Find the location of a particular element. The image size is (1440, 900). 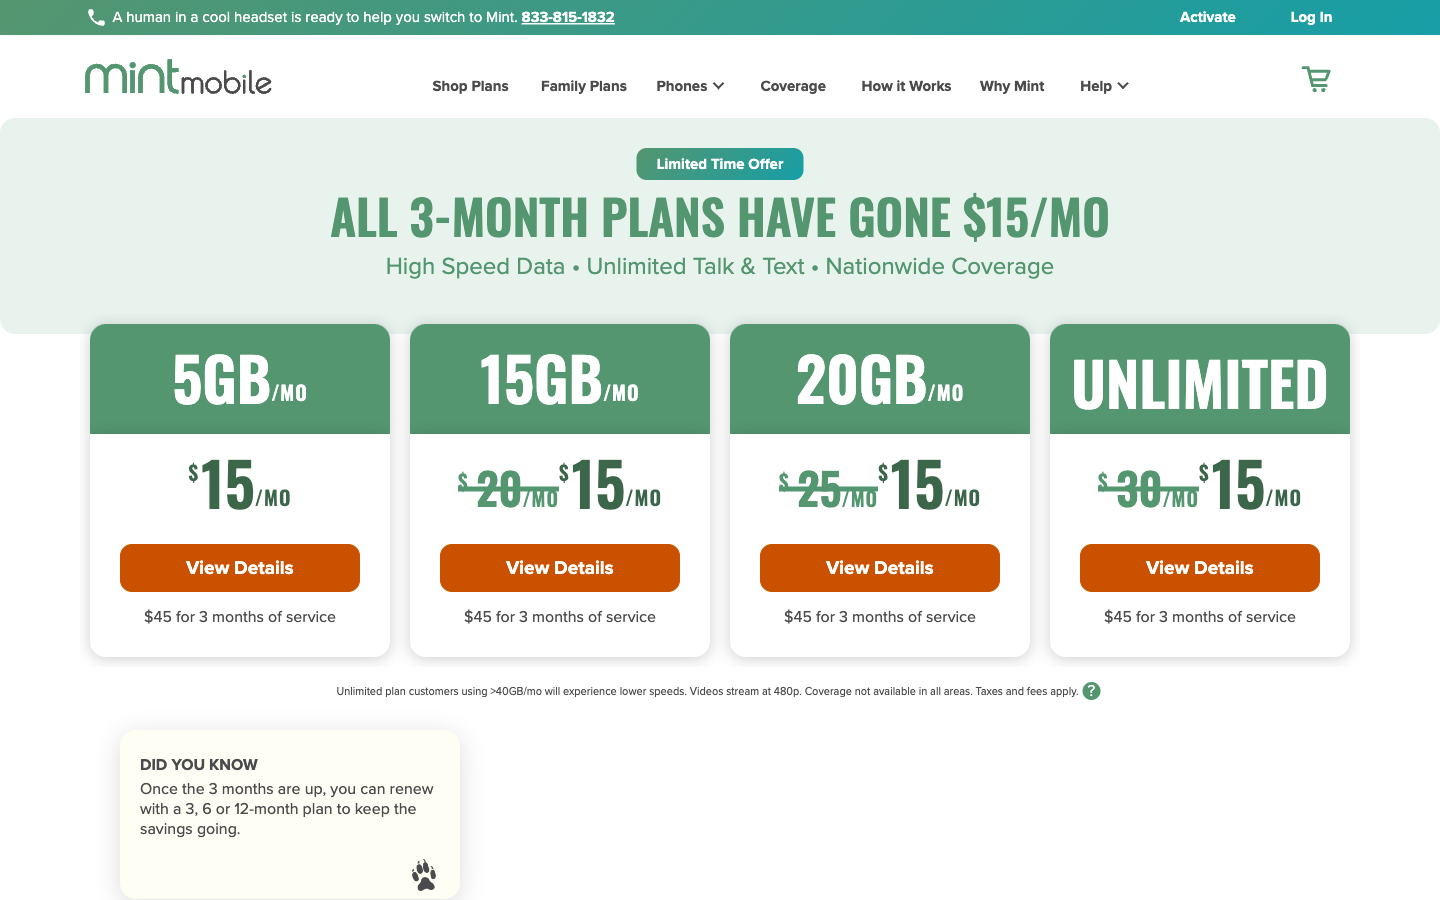

Vist the Mint Mobile Homepage is located at coordinates (177, 75).